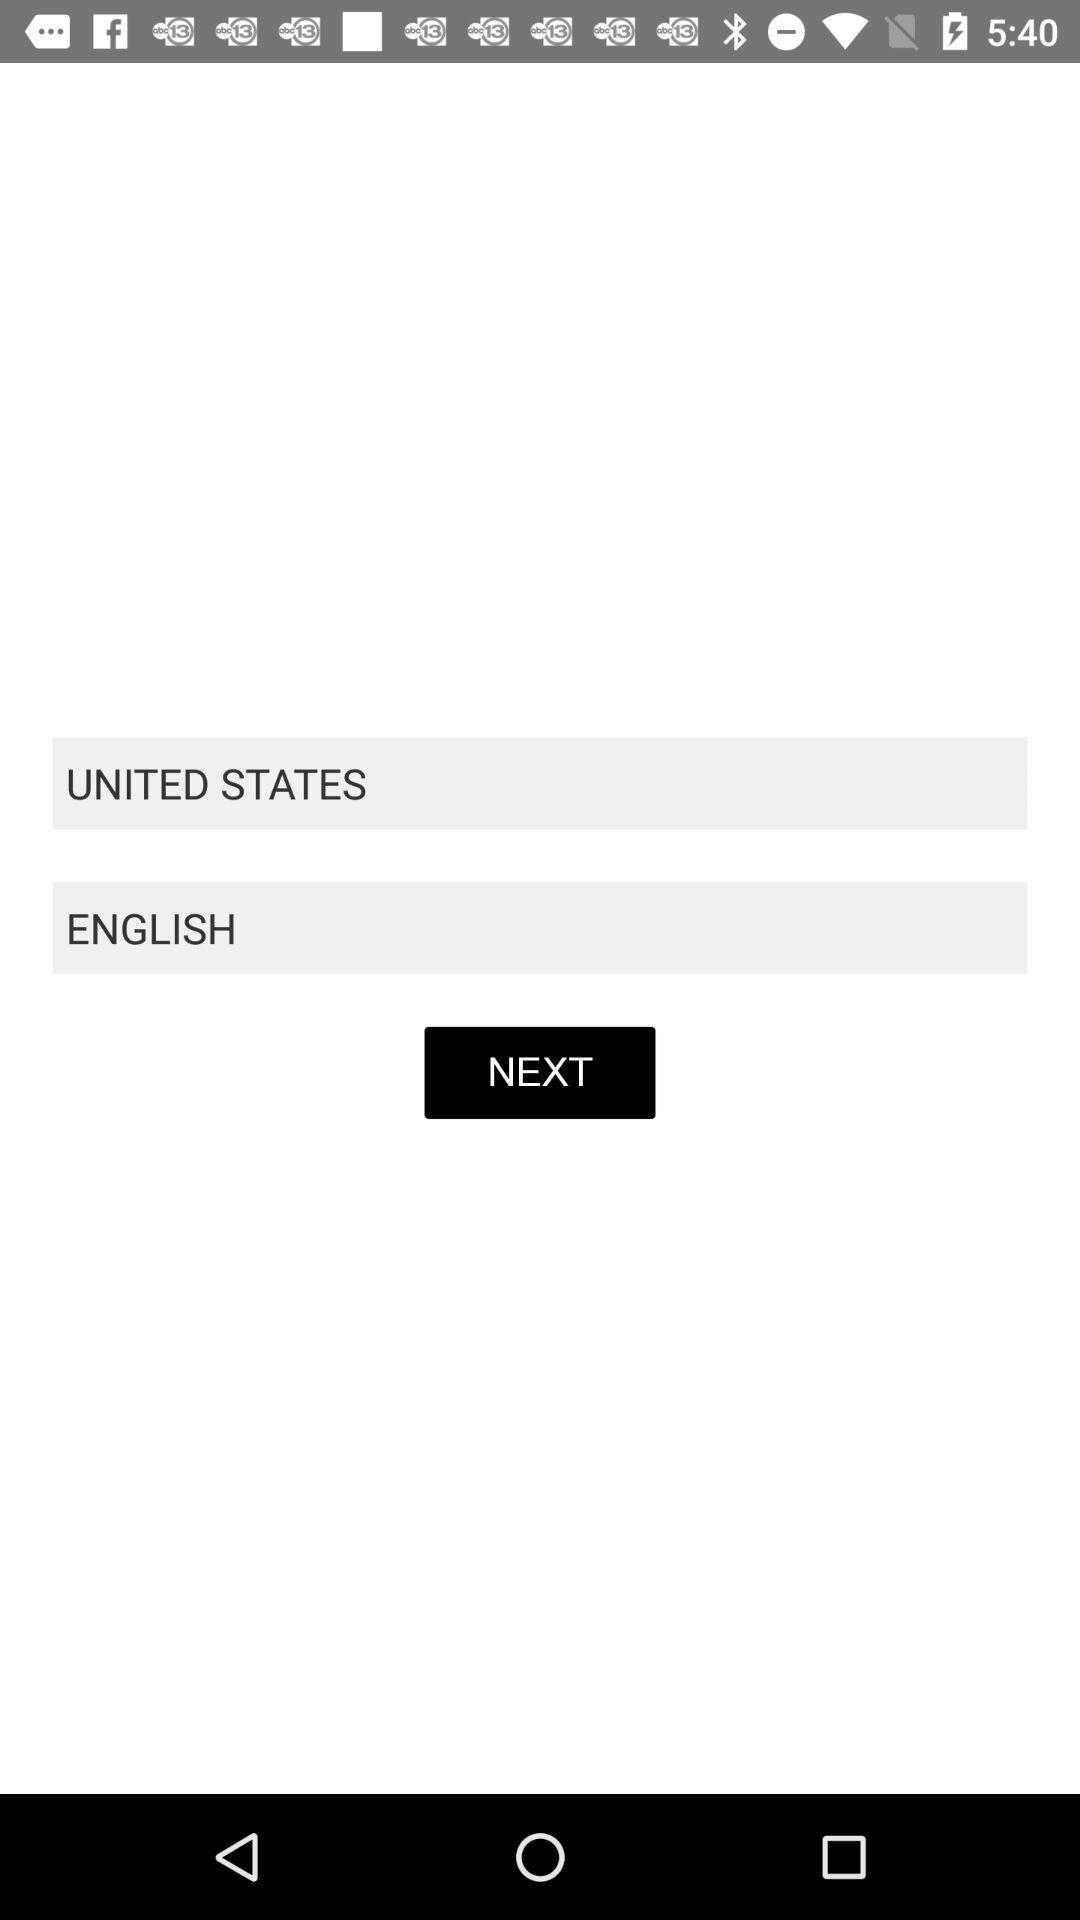 Image resolution: width=1080 pixels, height=1920 pixels. What do you see at coordinates (540, 927) in the screenshot?
I see `the item above next icon` at bounding box center [540, 927].